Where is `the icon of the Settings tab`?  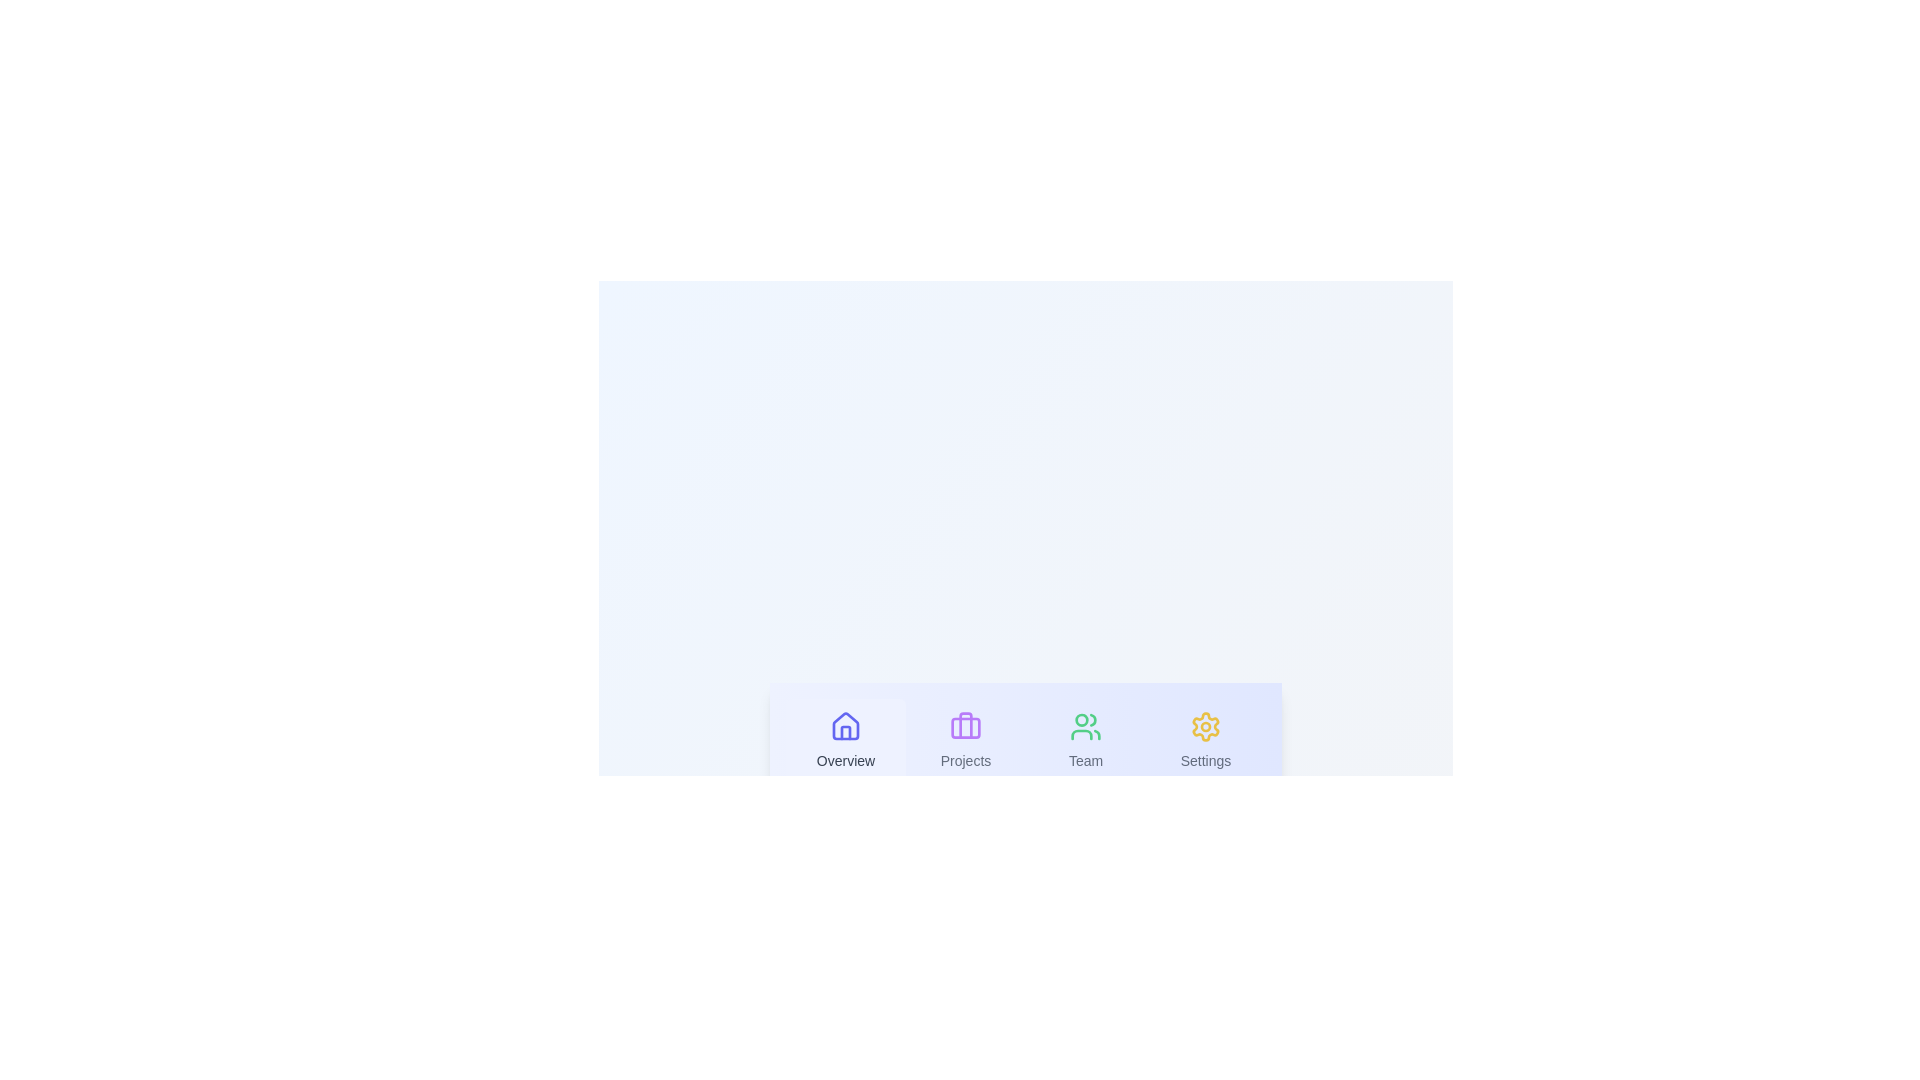 the icon of the Settings tab is located at coordinates (1204, 726).